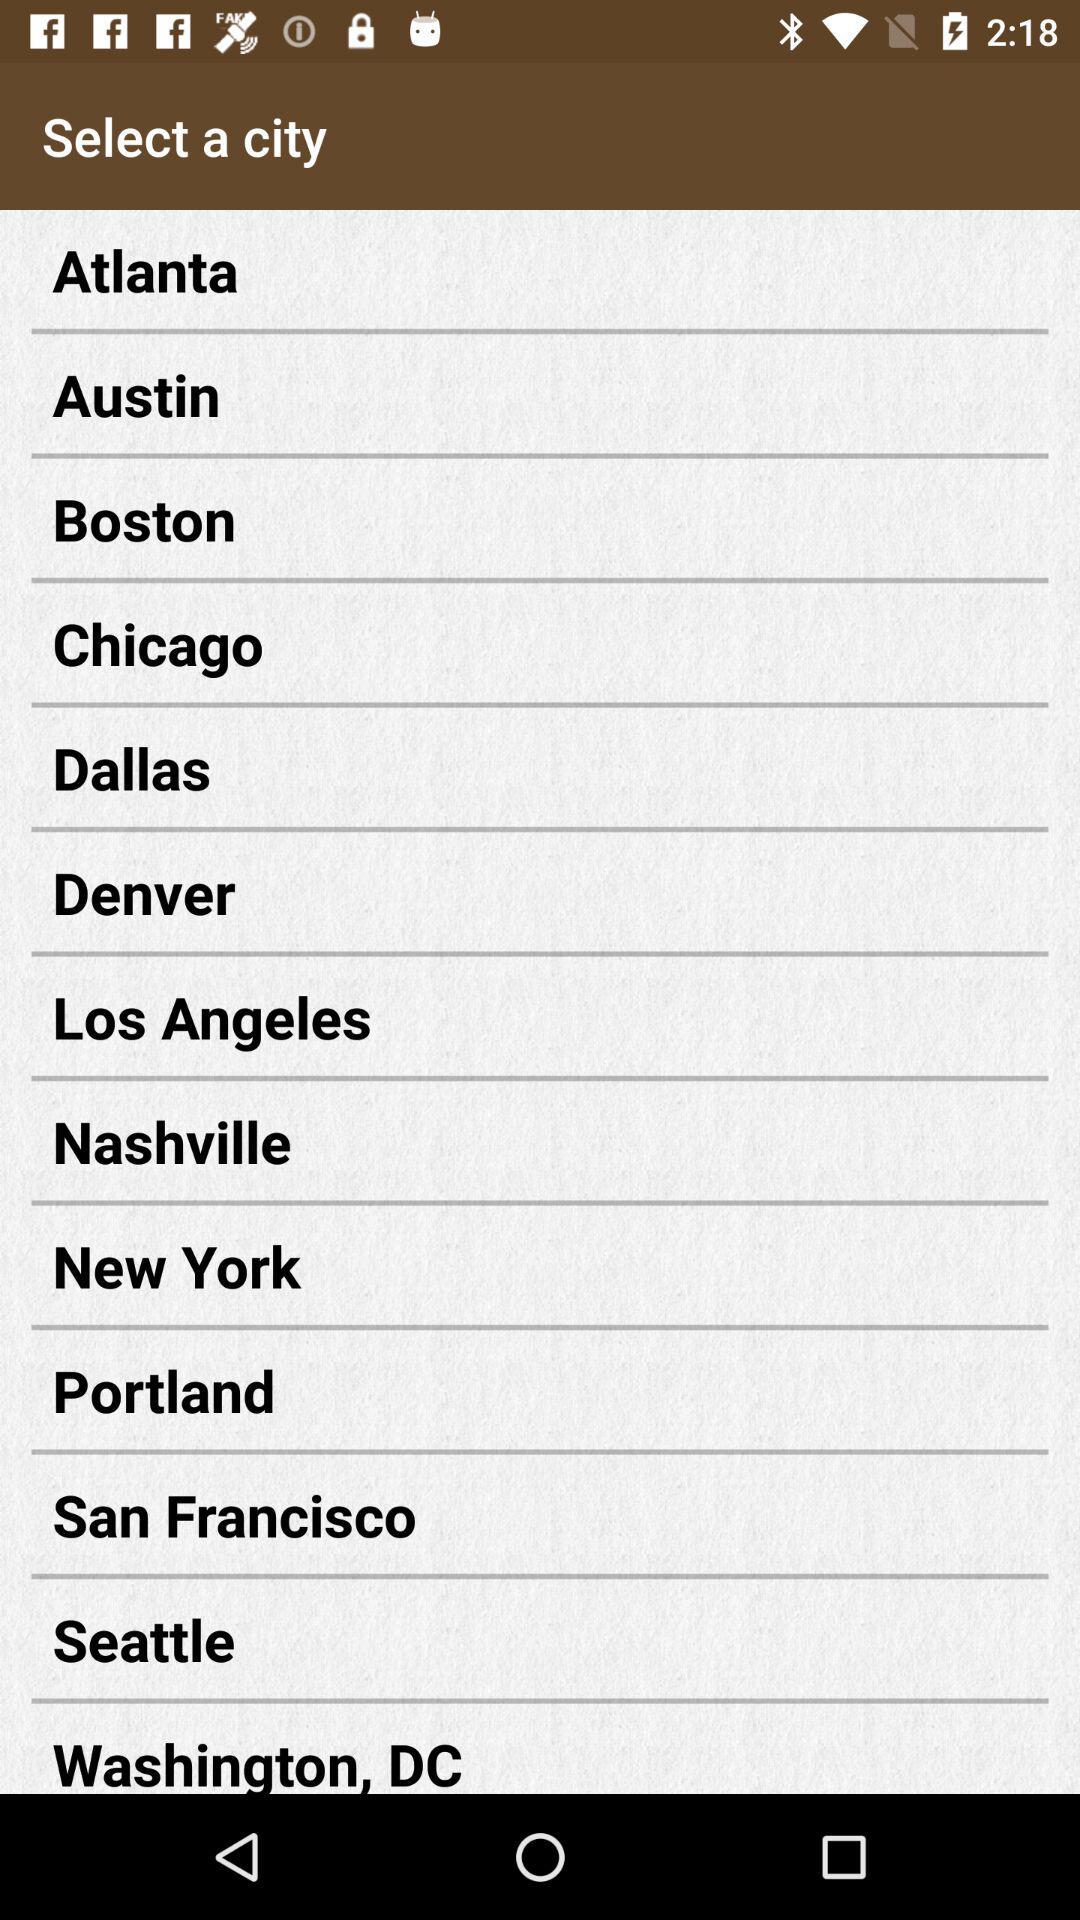  Describe the element at coordinates (540, 518) in the screenshot. I see `the item below austin` at that location.